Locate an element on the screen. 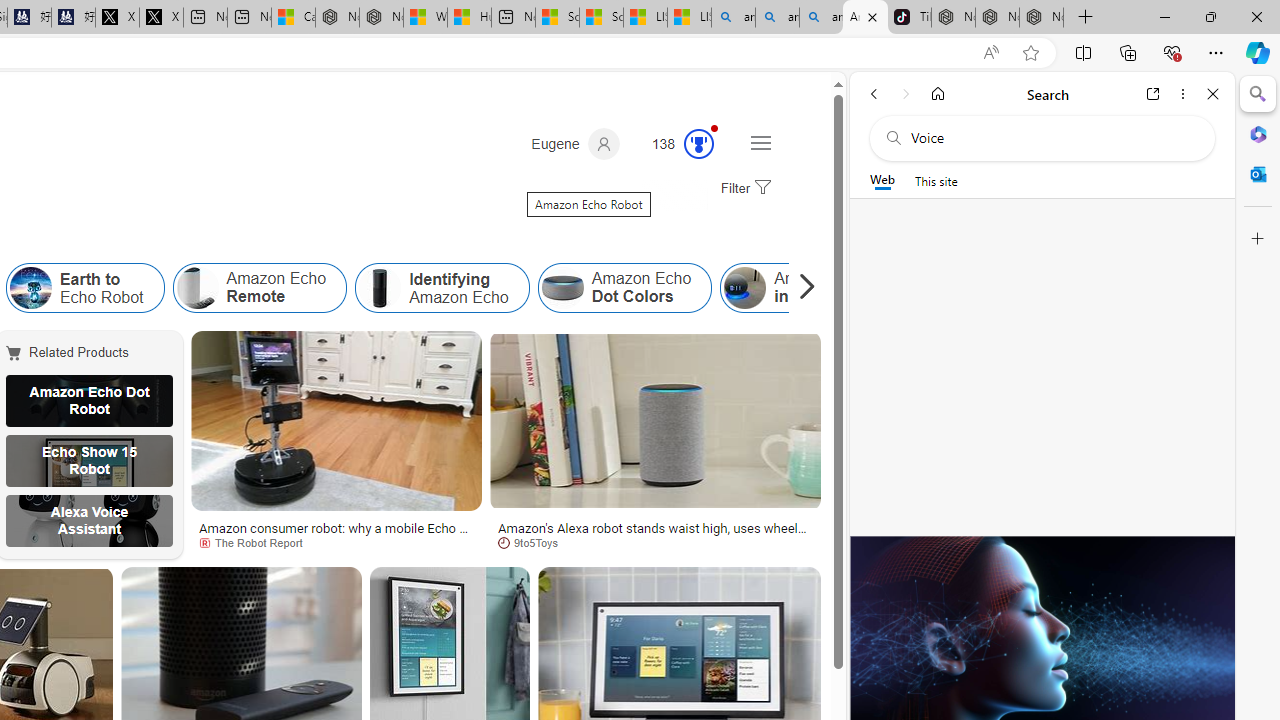  'Settings and quick links' is located at coordinates (759, 141).